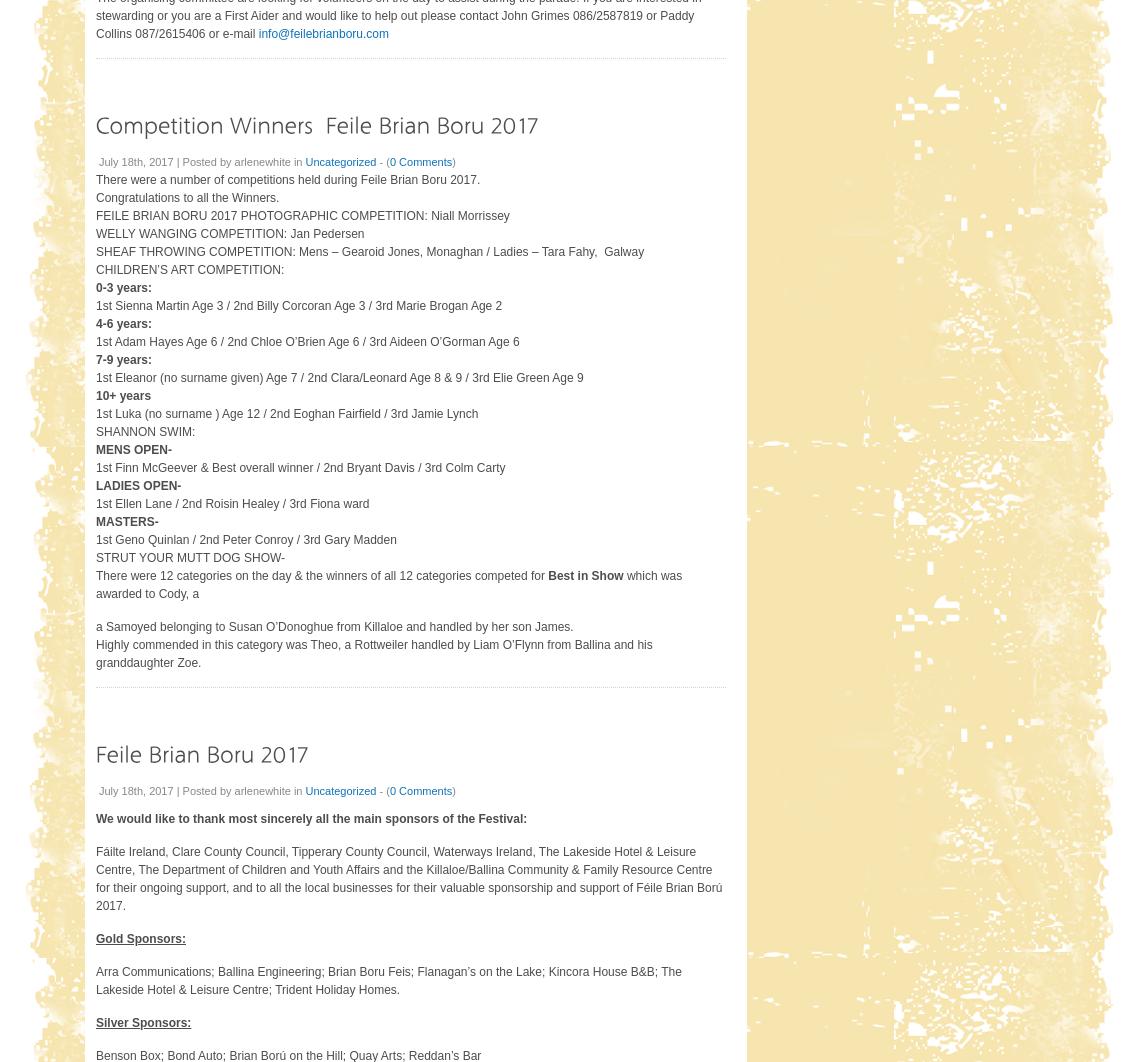 This screenshot has height=1062, width=1140. I want to click on '1st Geno Quinlan / 2nd Peter Conroy / 3rd Gary Madden', so click(245, 538).